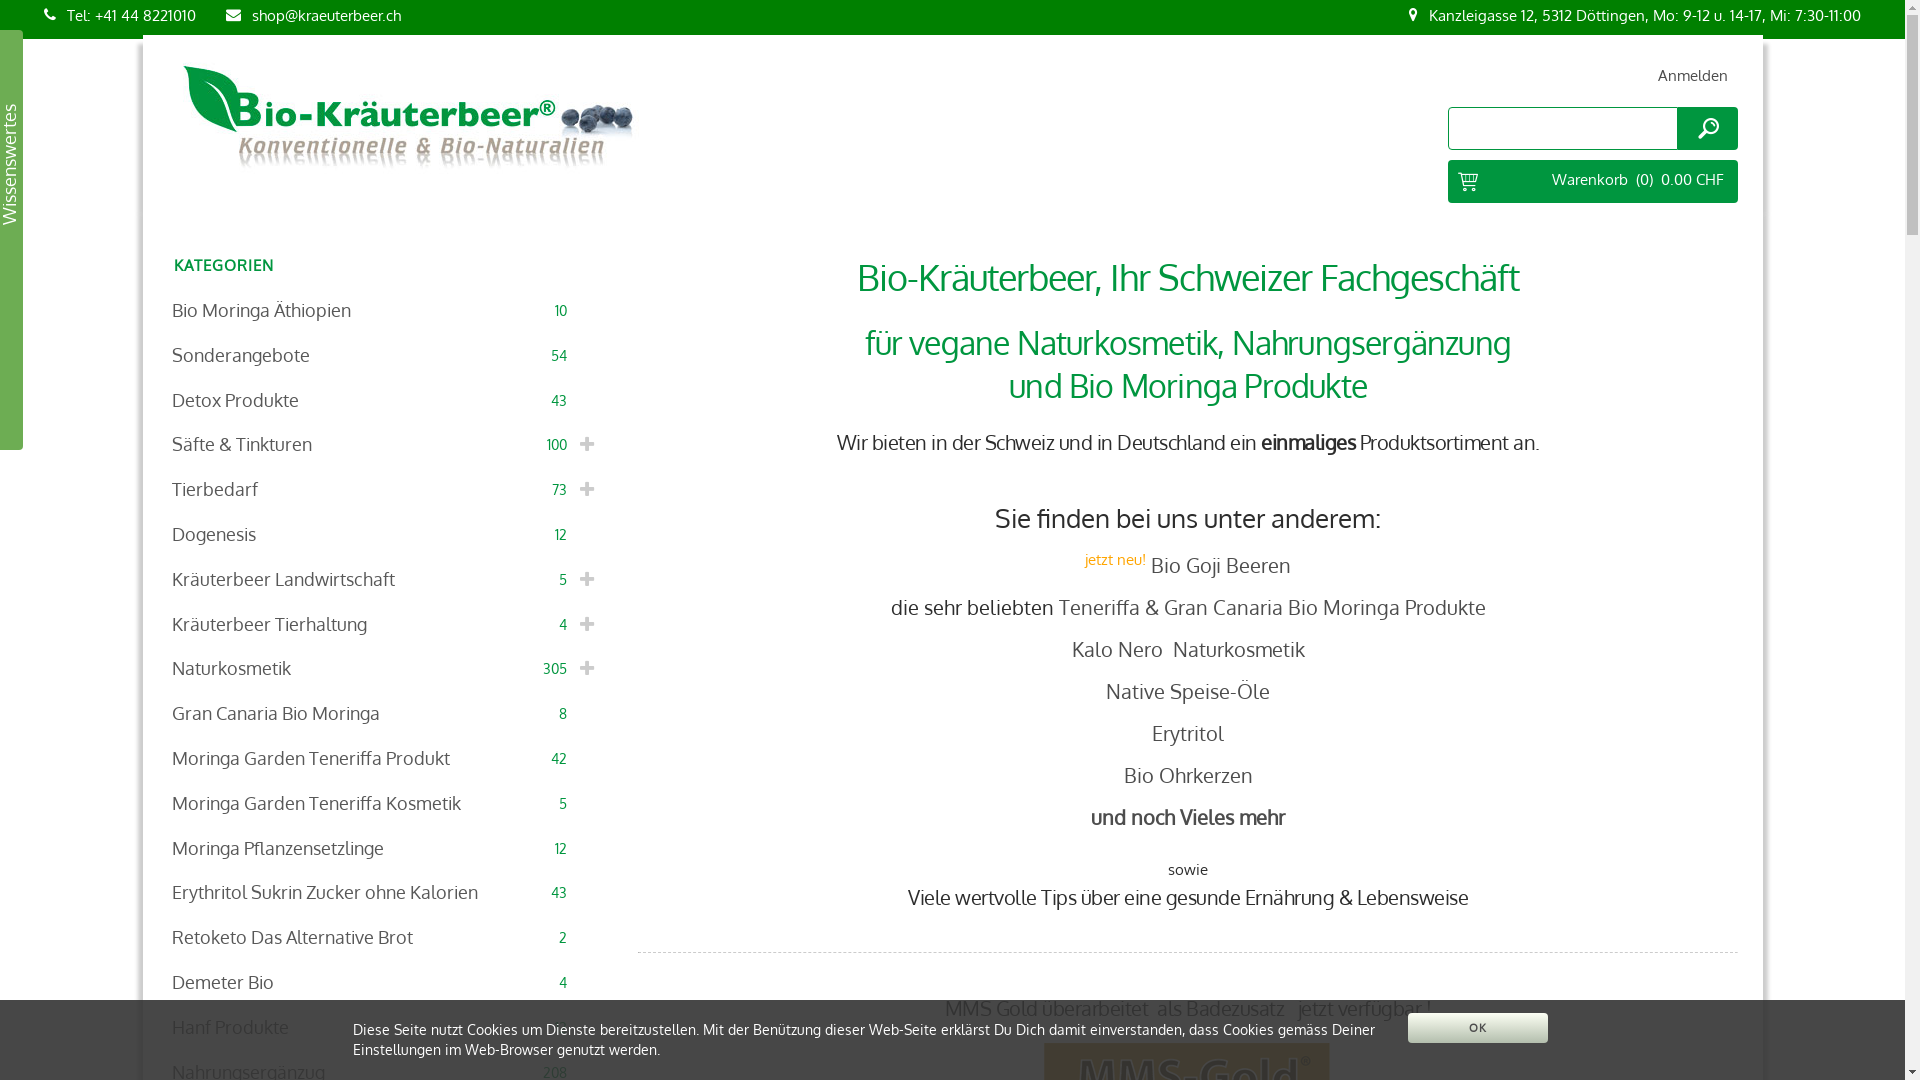  What do you see at coordinates (1219, 564) in the screenshot?
I see `'Bio Goji Beeren'` at bounding box center [1219, 564].